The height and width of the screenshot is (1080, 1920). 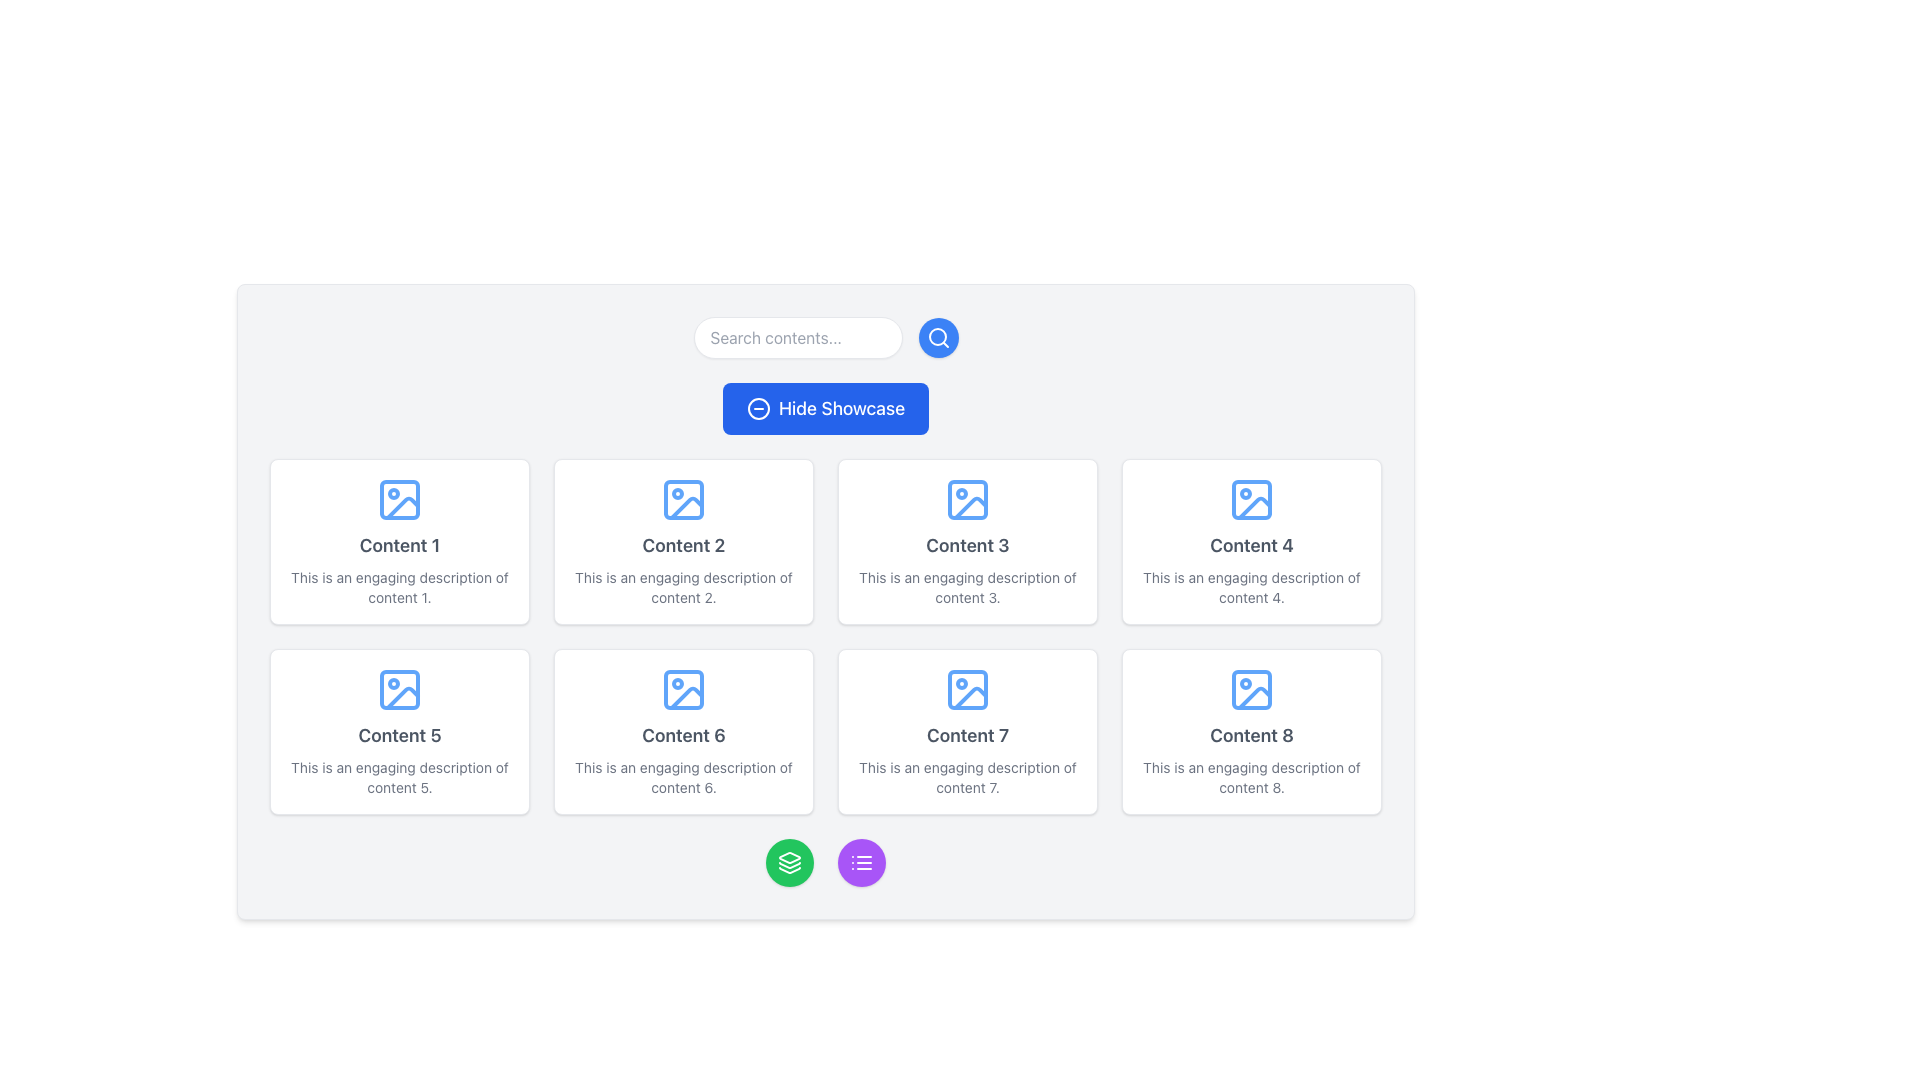 I want to click on the circular blue button with a magnifying glass icon, so click(x=937, y=337).